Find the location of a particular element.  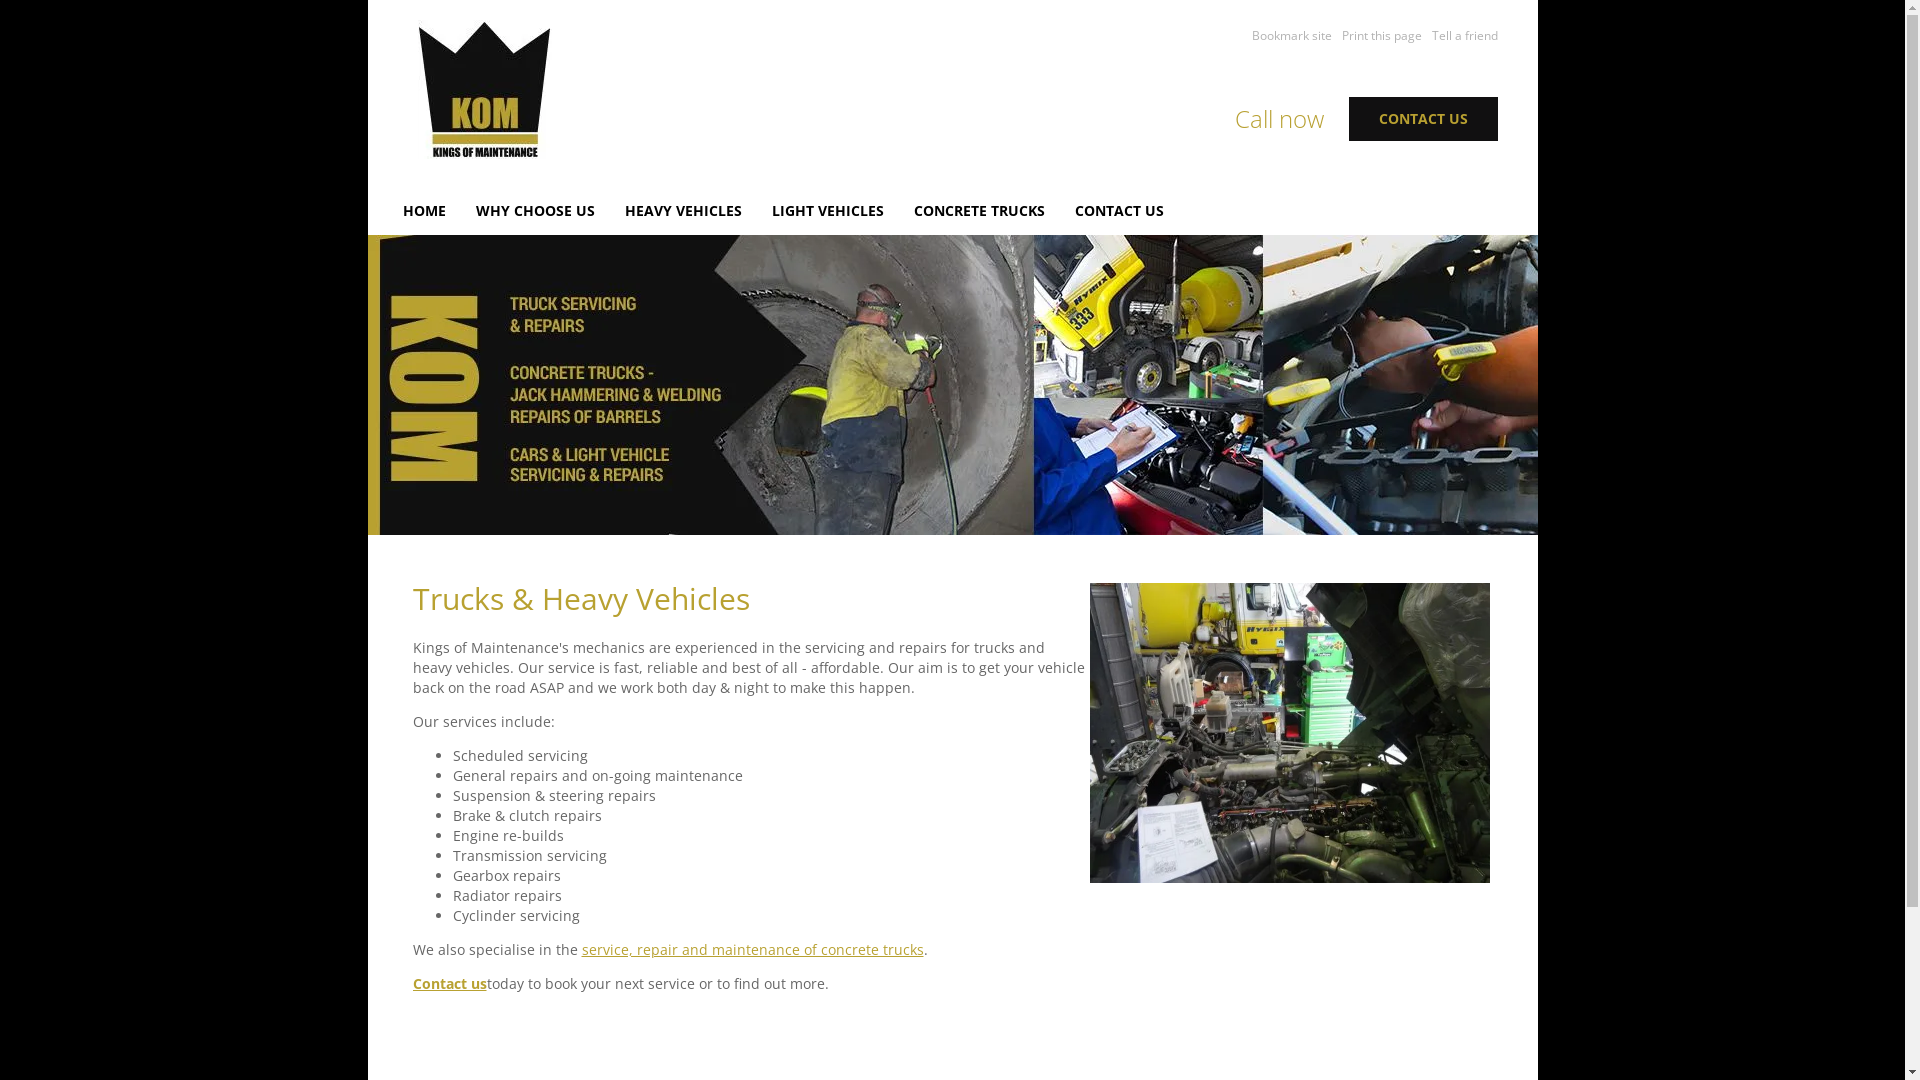

'CONTACT US' is located at coordinates (1073, 209).